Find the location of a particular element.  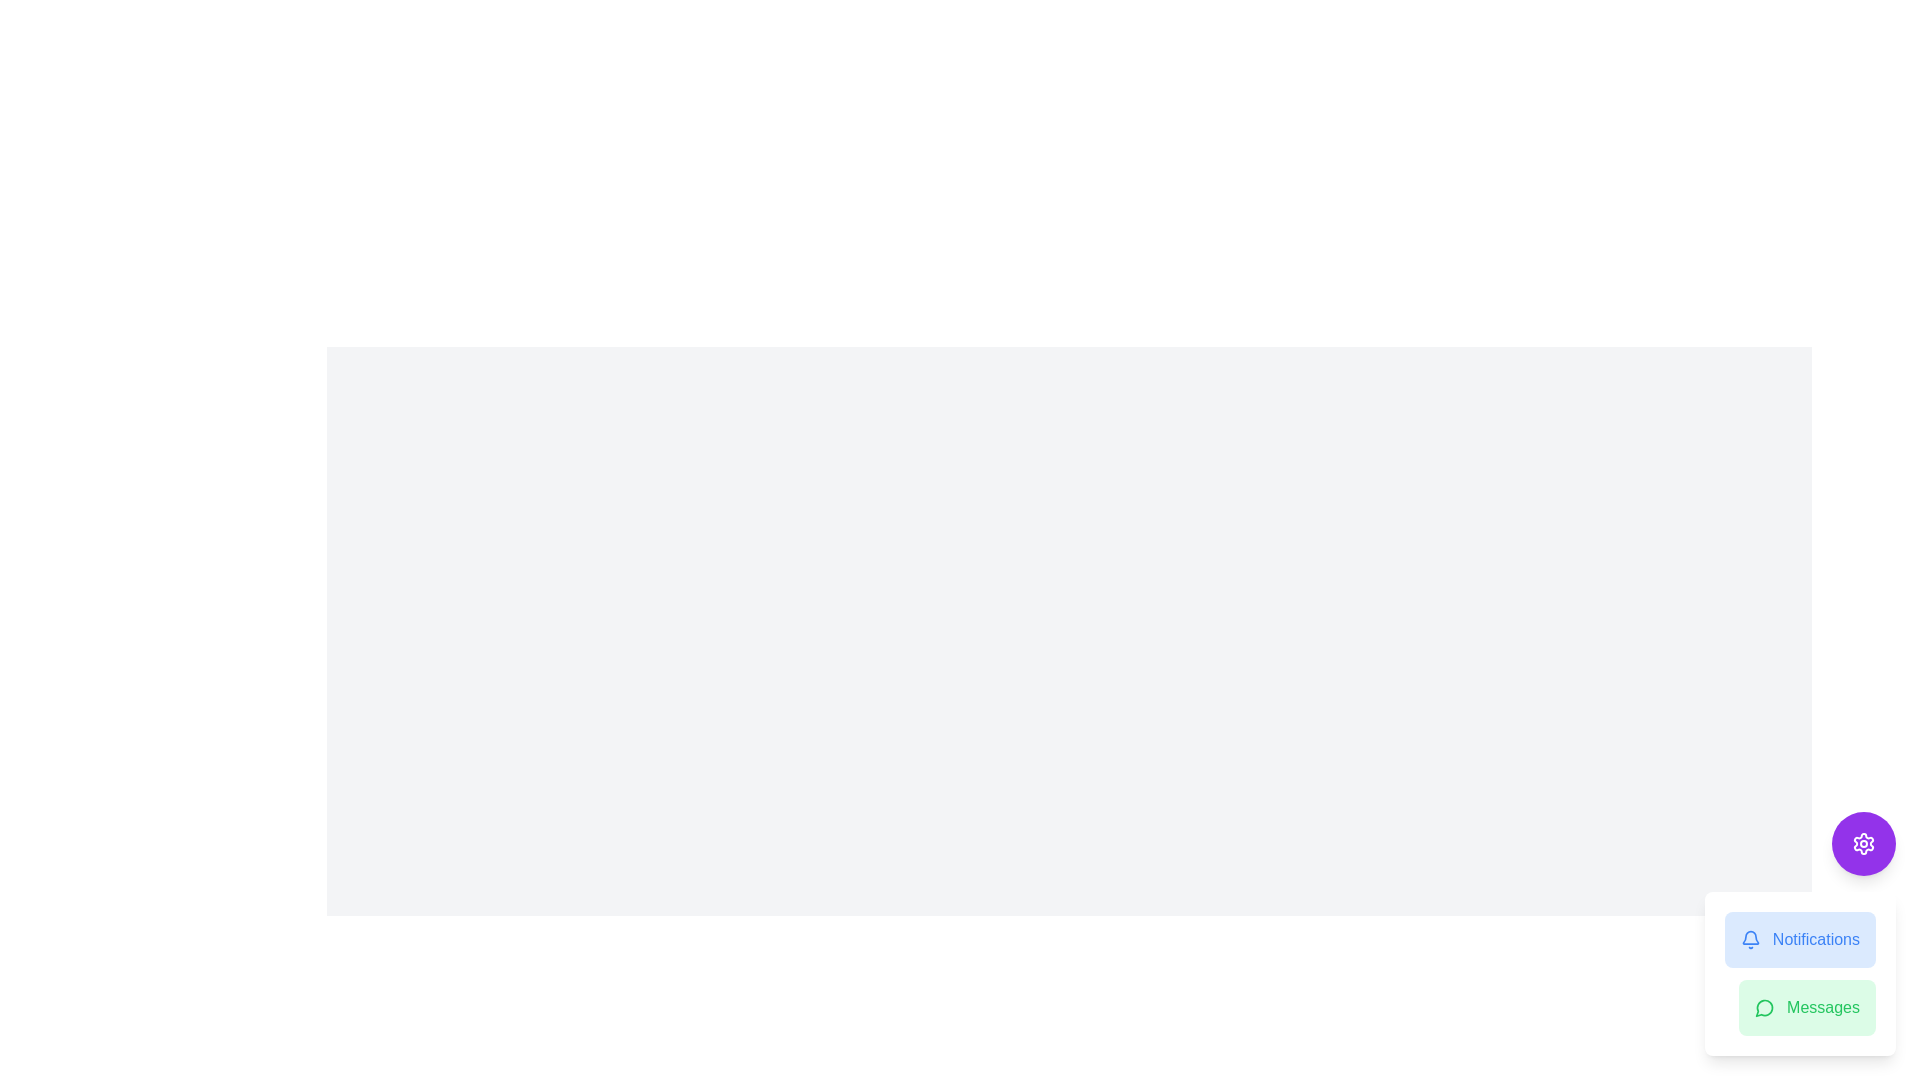

the settings icon represented by a cog shape located in the bottom-right corner of the interface, inside a purple circular button, for navigation is located at coordinates (1862, 844).